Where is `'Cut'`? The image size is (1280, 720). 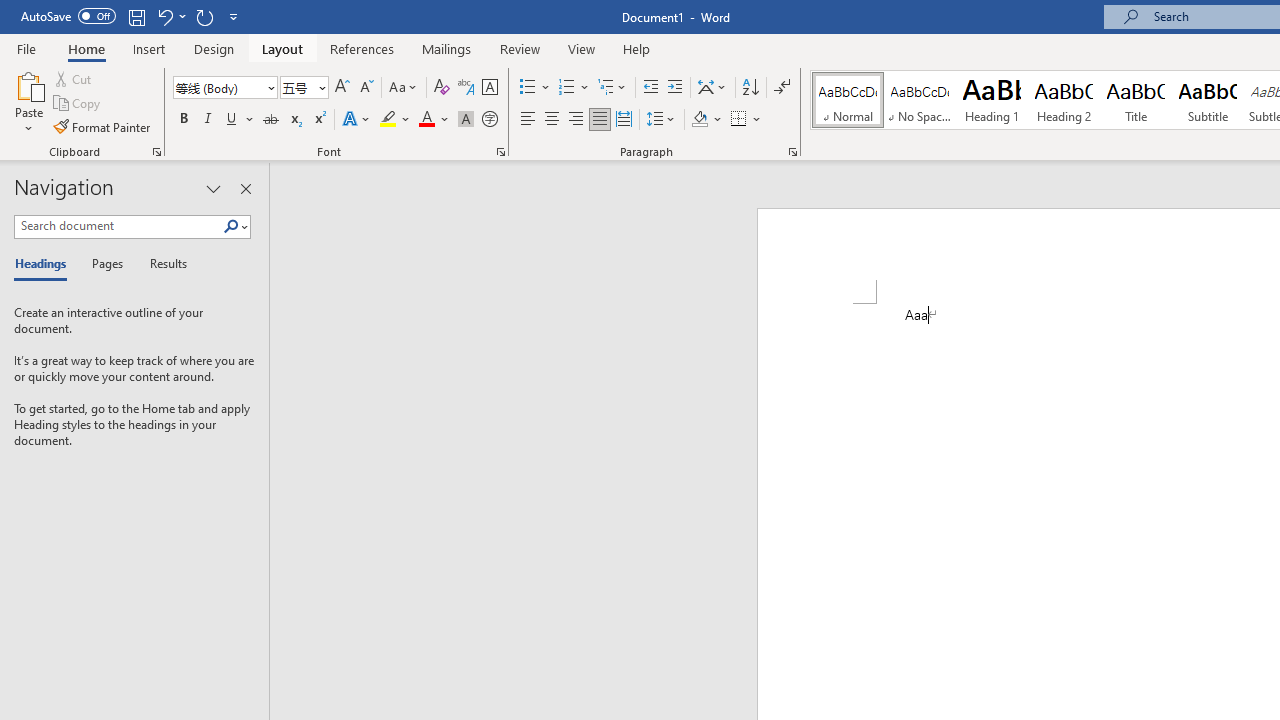
'Cut' is located at coordinates (74, 78).